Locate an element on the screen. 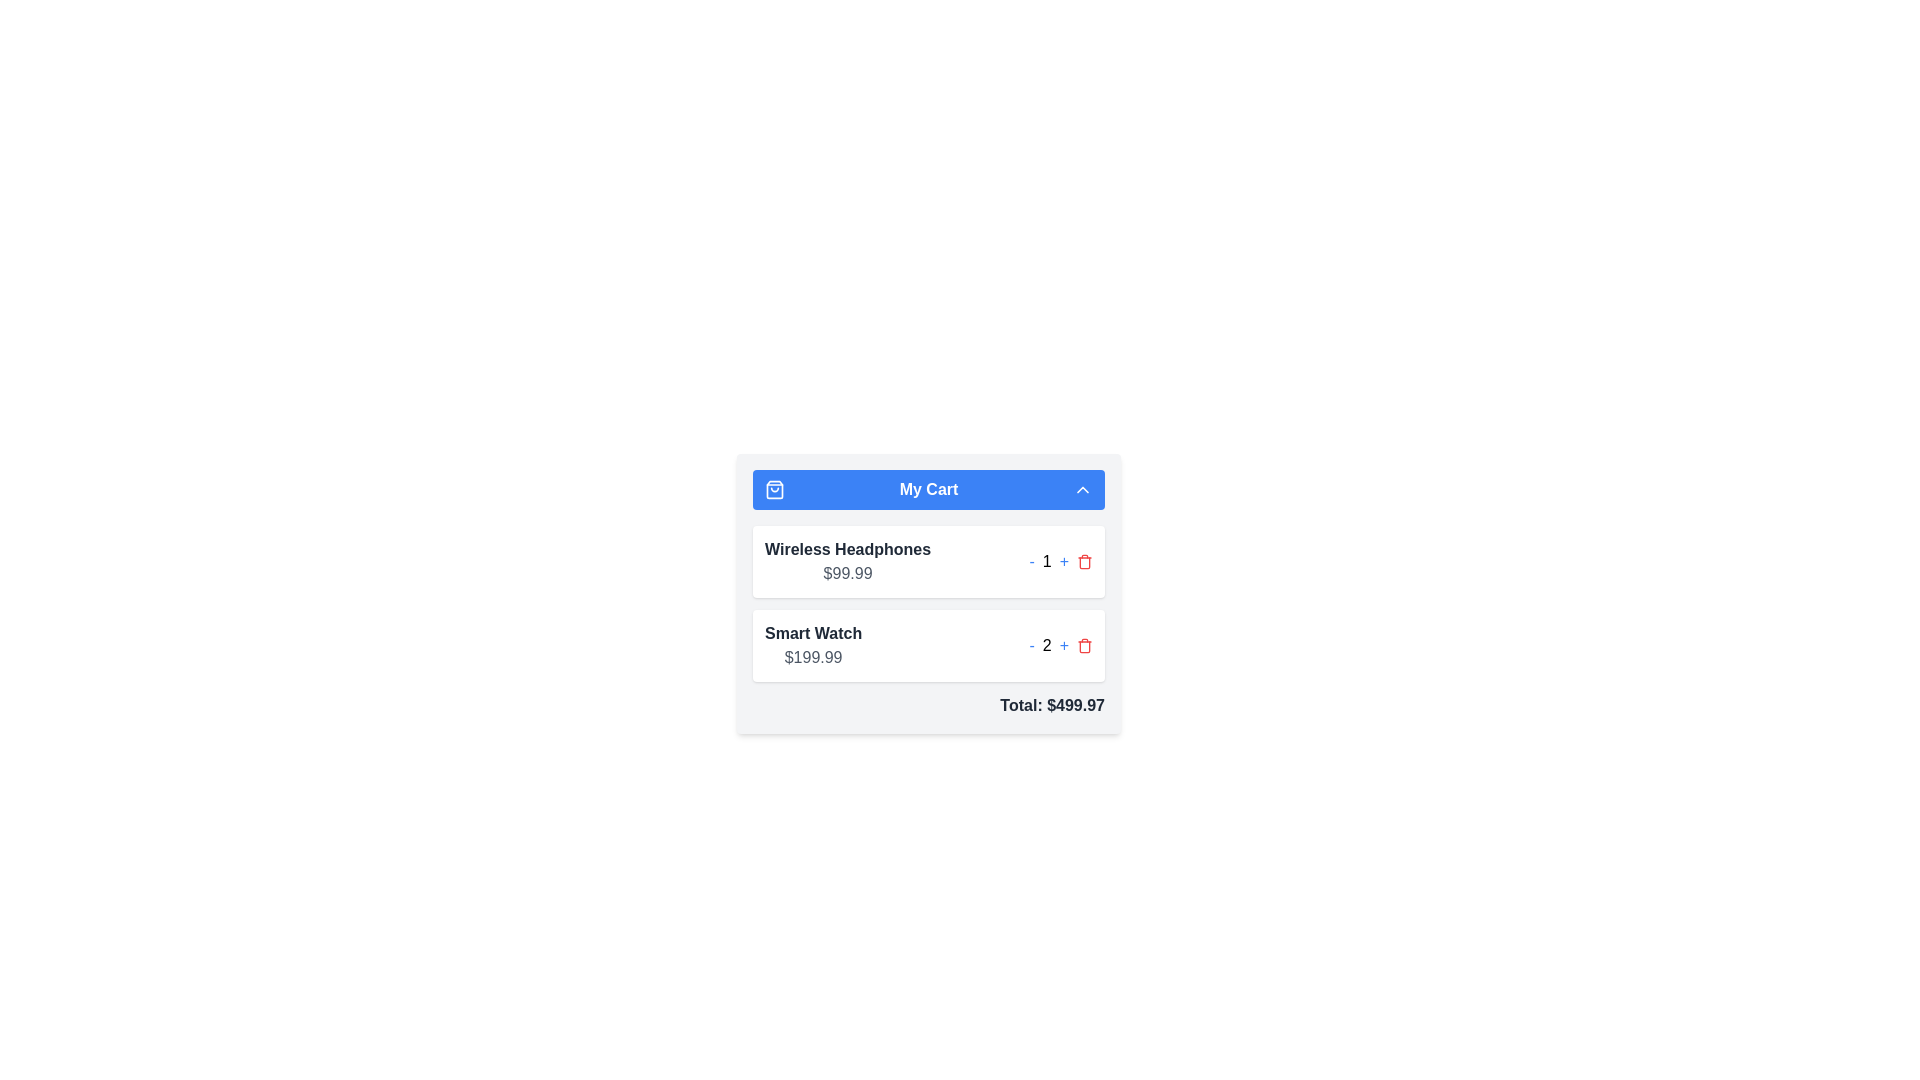 The image size is (1920, 1080). the blue button labeled 'My Cart' which features a shopping bag icon on the left and a chevron-up arrow icon on the right is located at coordinates (928, 489).